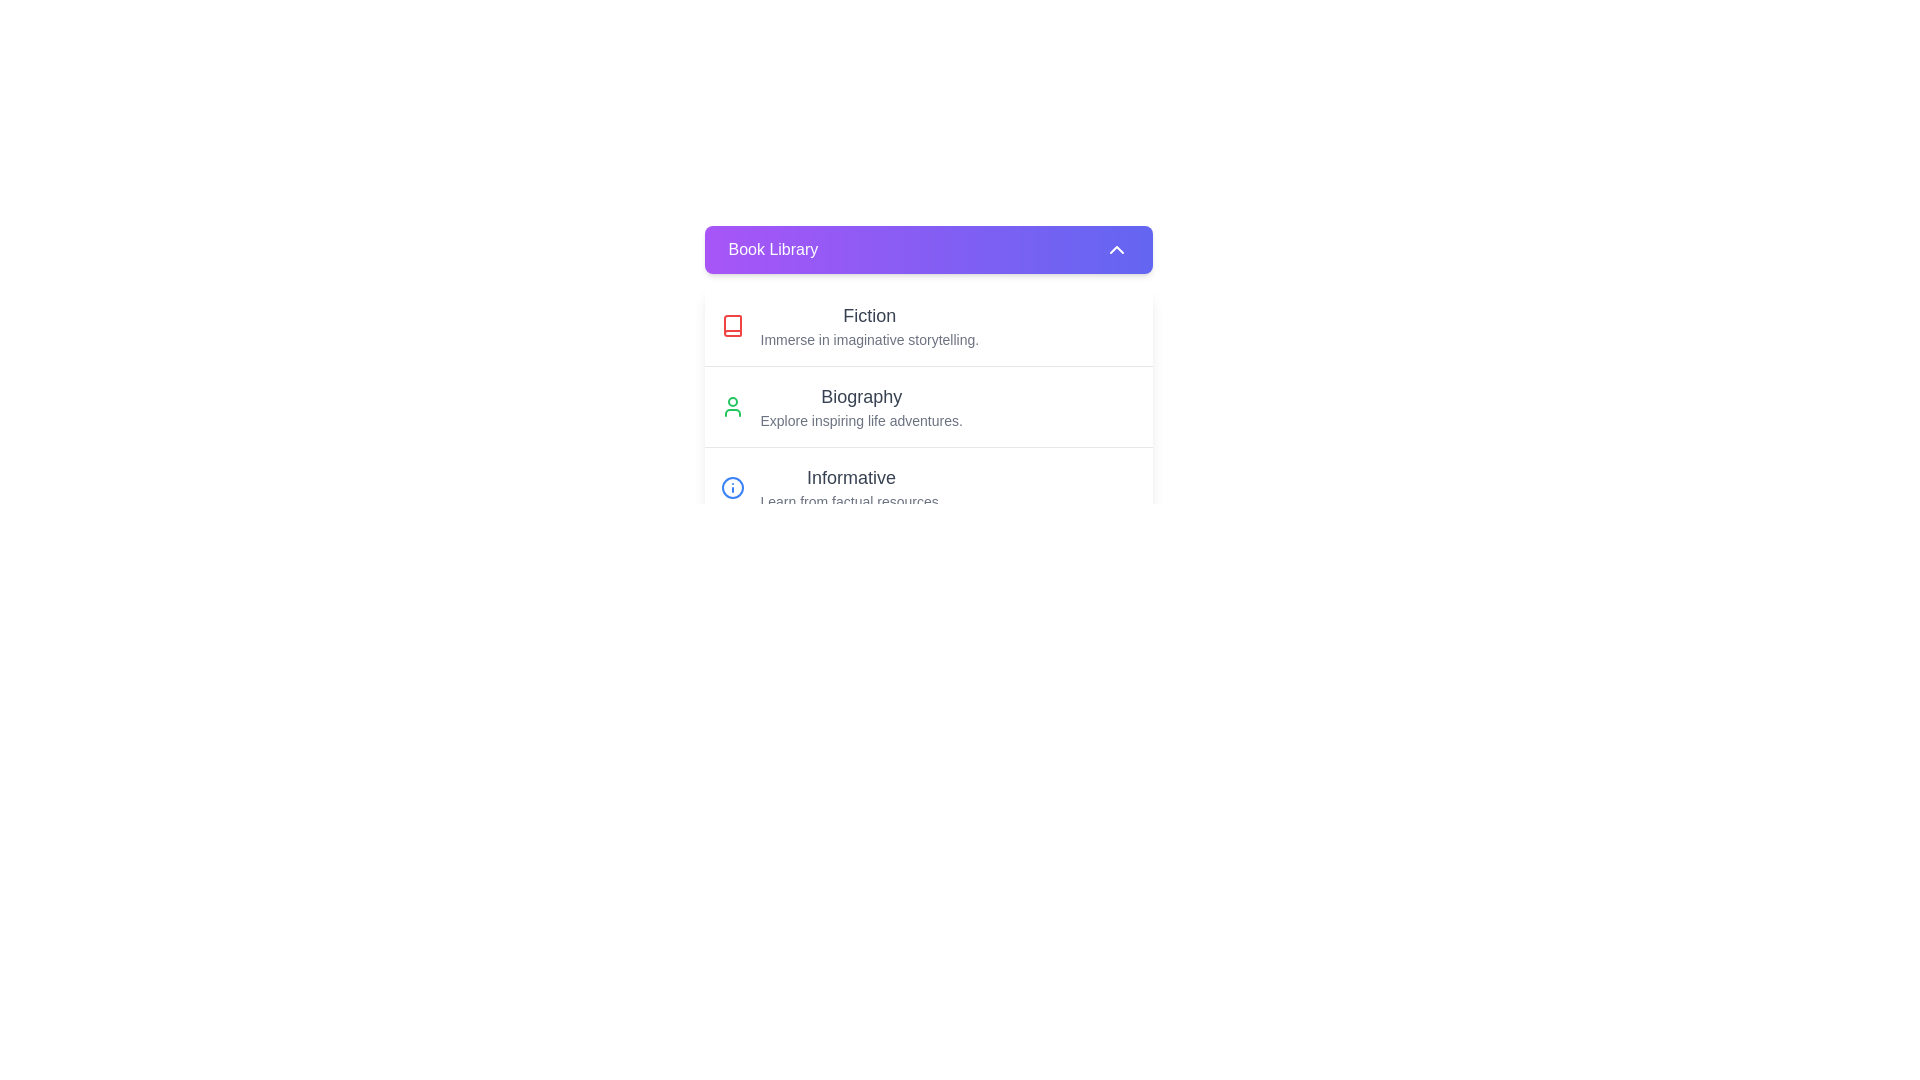 This screenshot has width=1920, height=1080. I want to click on text snippet 'Explore inspiring life adventures.' which is styled in light gray and positioned directly below the 'Biography' heading, so click(861, 419).